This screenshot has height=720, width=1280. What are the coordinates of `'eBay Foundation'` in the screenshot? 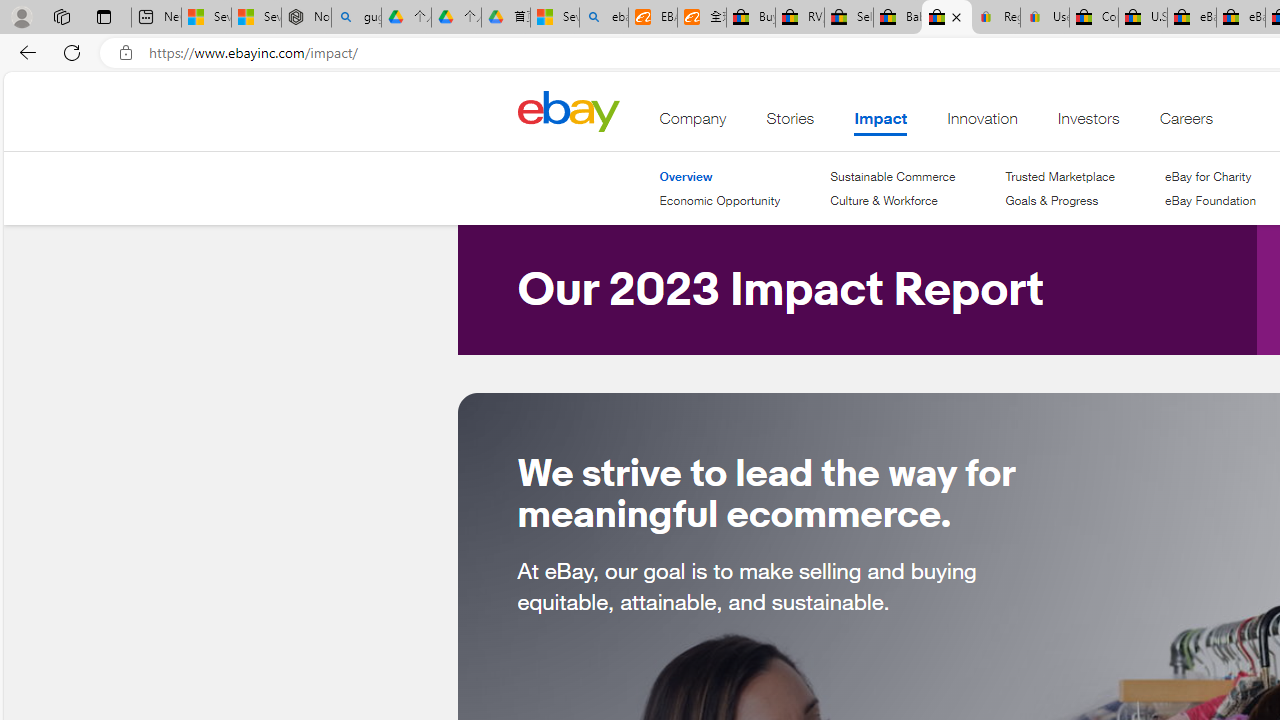 It's located at (1209, 200).